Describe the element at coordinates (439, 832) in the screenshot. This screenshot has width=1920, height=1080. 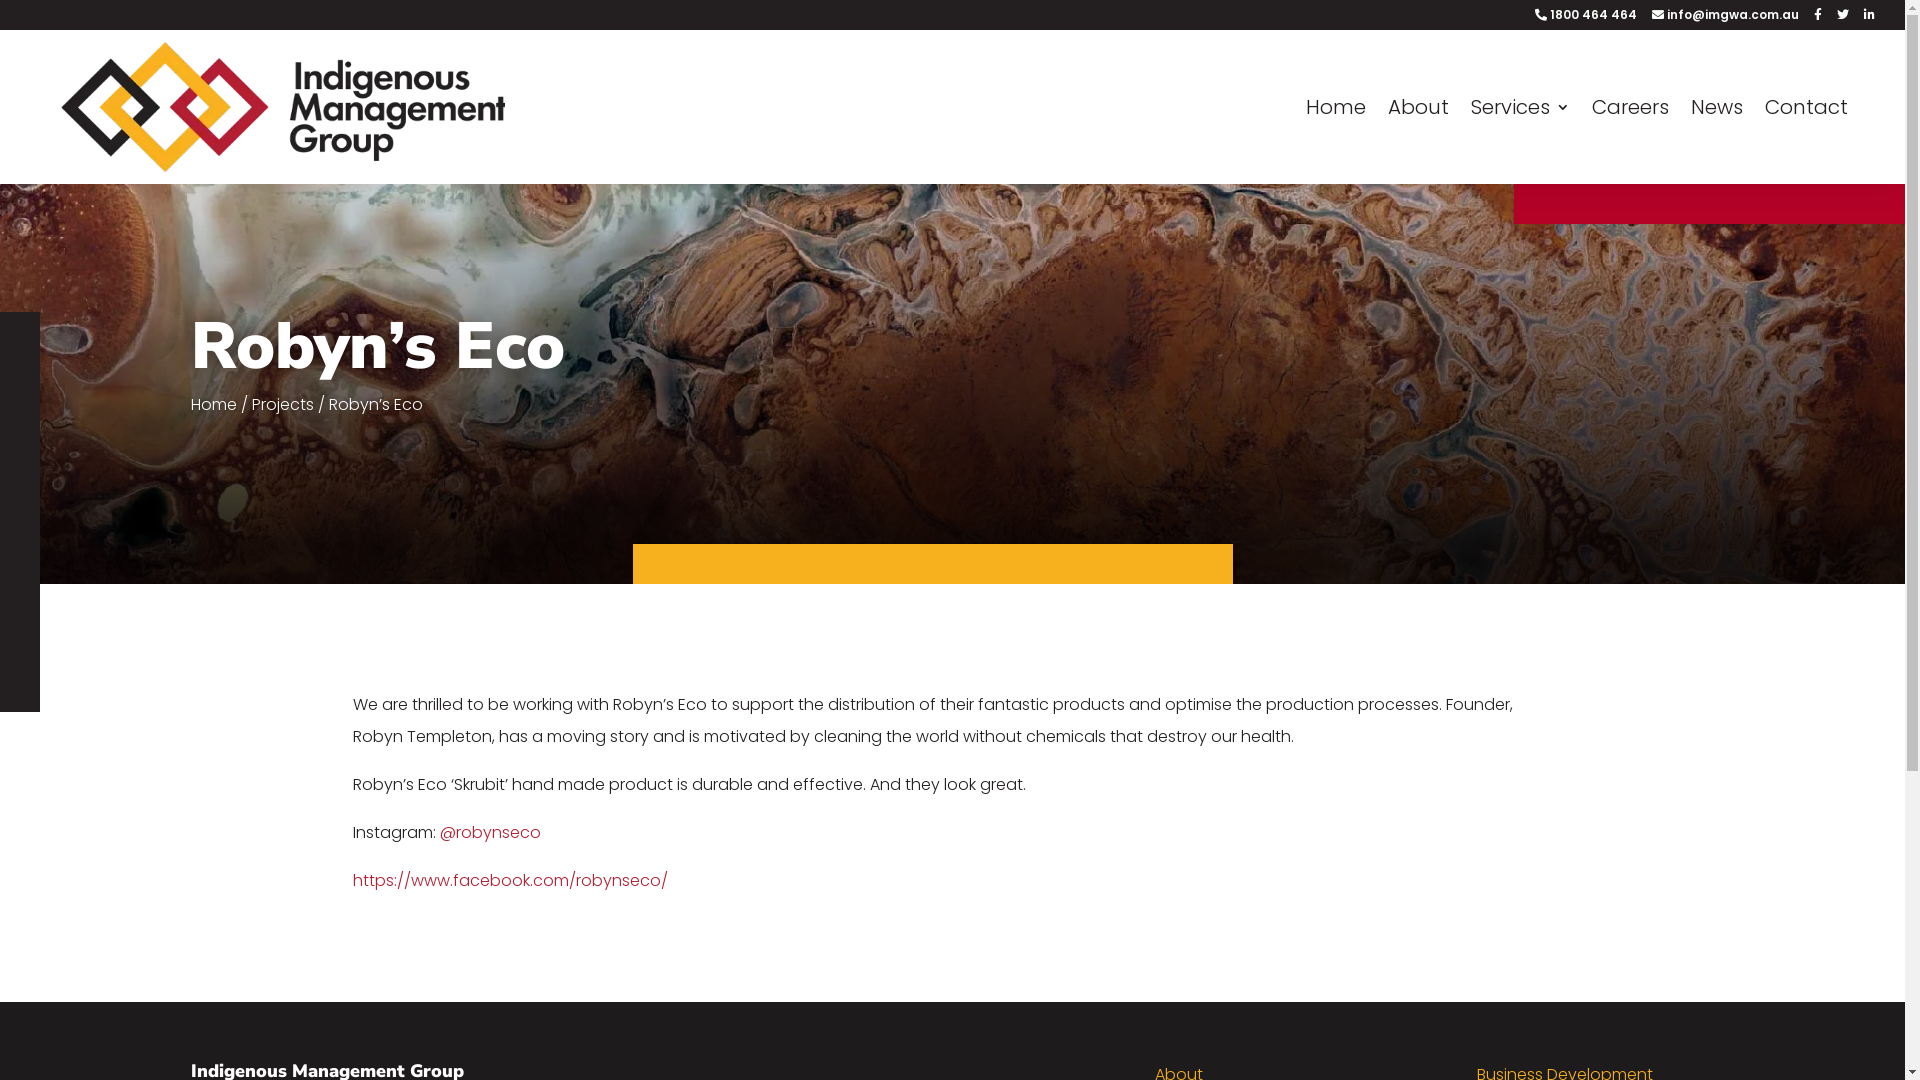
I see `'@robynseco'` at that location.